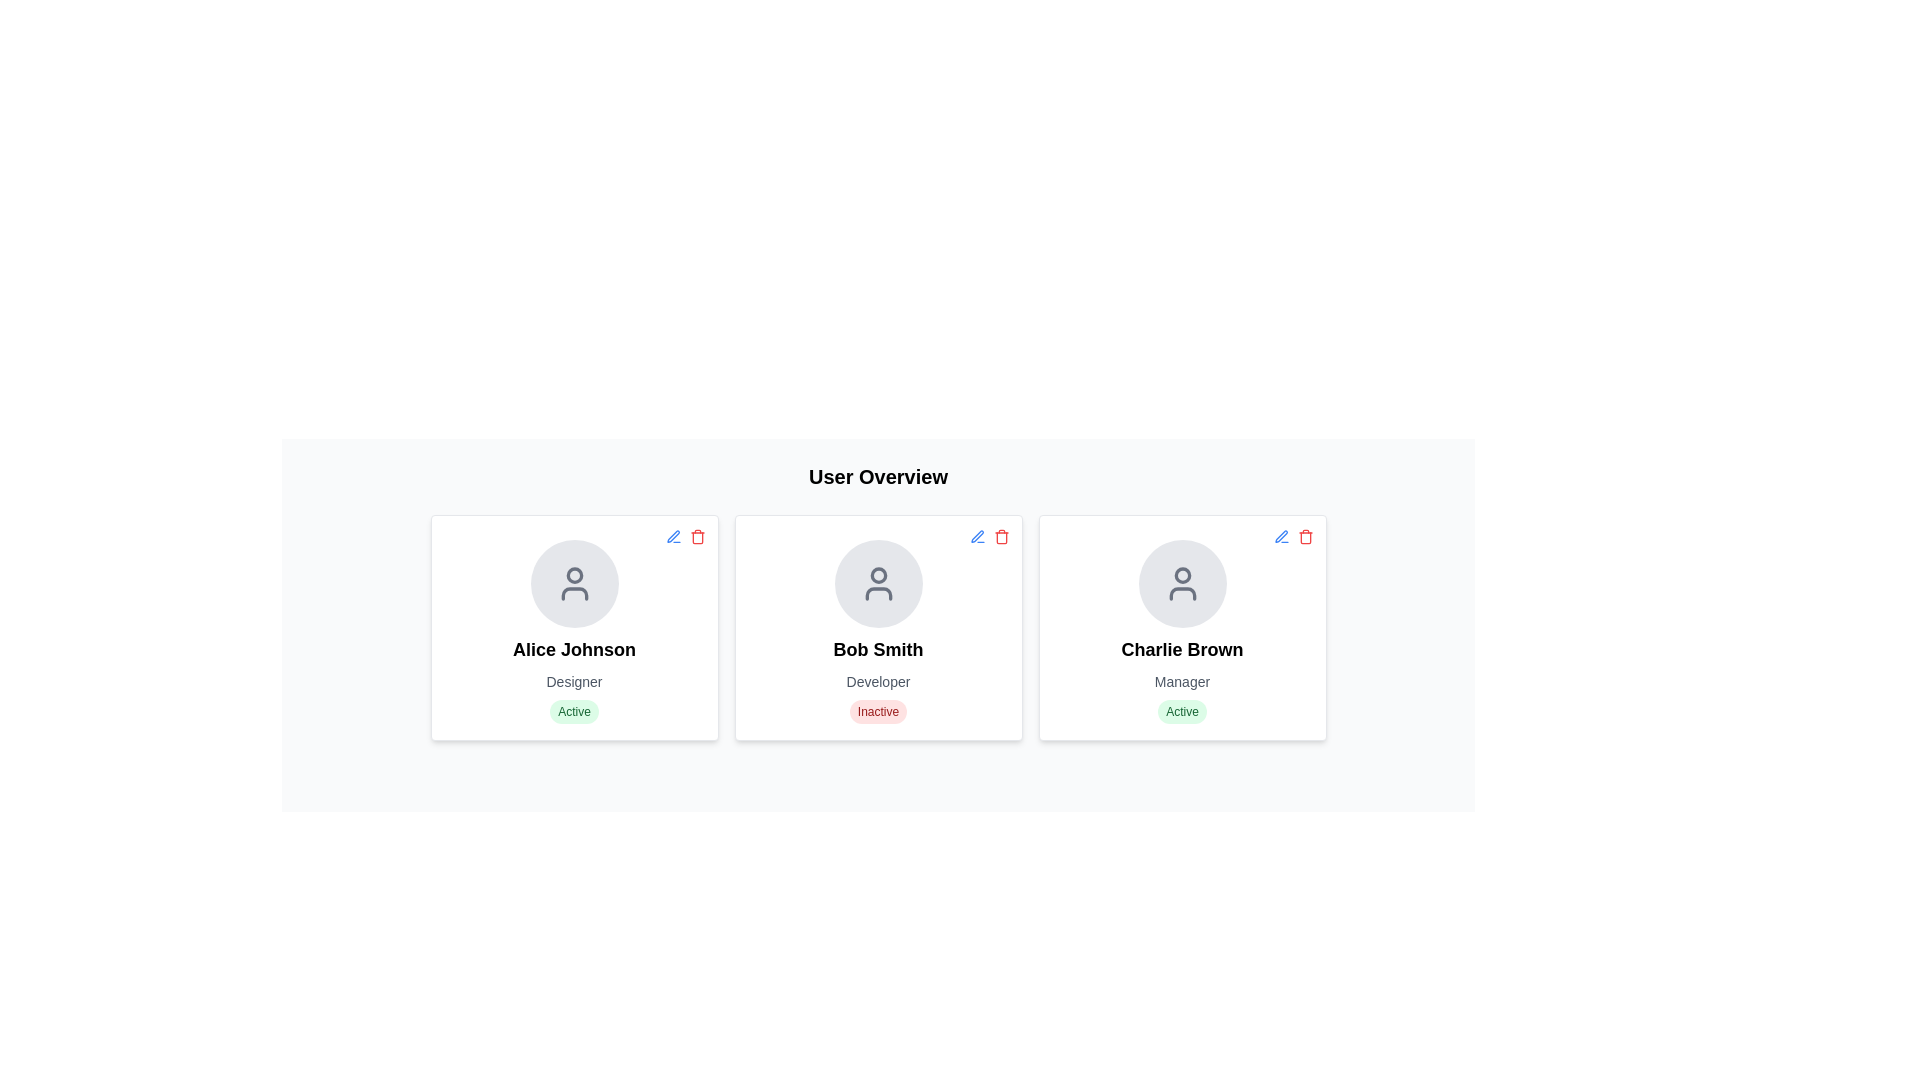 Image resolution: width=1920 pixels, height=1080 pixels. Describe the element at coordinates (878, 583) in the screenshot. I see `the icon or avatar placeholder that represents the user within the card titled 'Bob Smith' to select it` at that location.